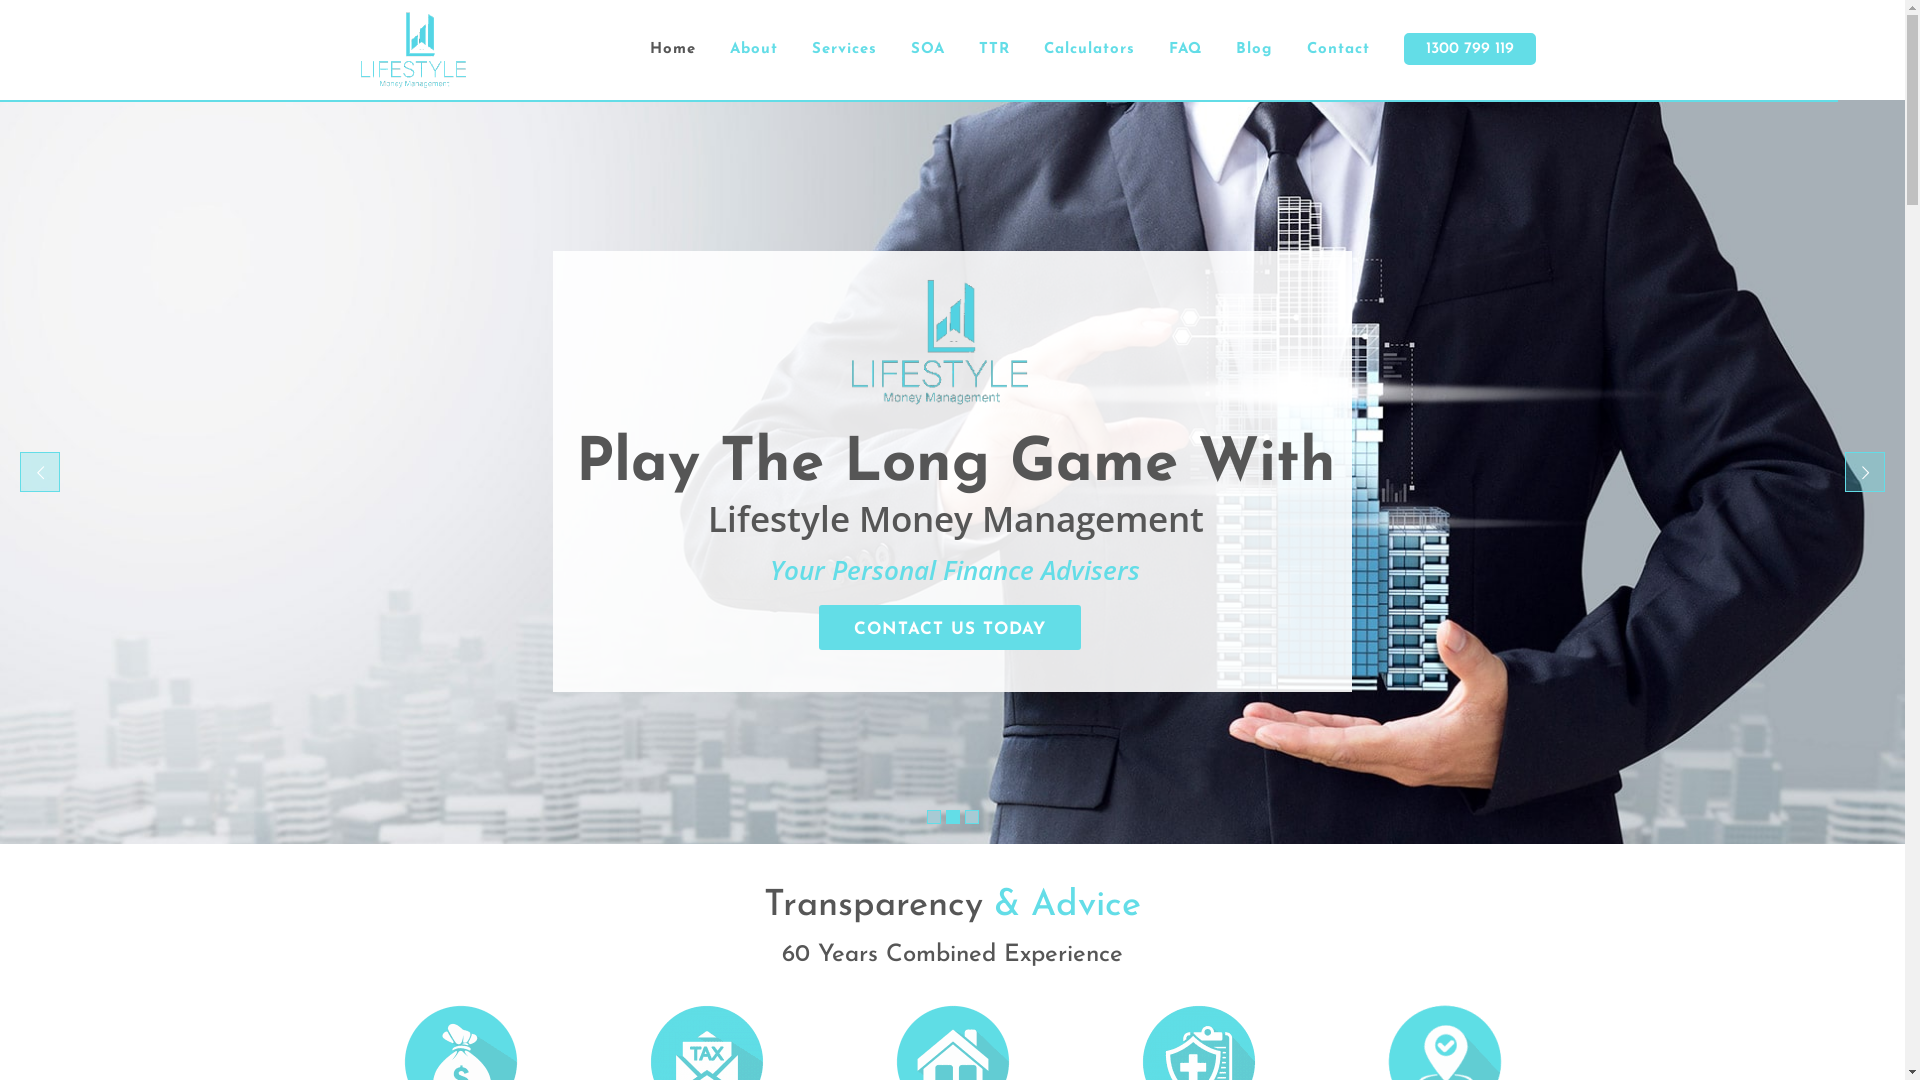 This screenshot has width=1920, height=1080. What do you see at coordinates (752, 49) in the screenshot?
I see `'About'` at bounding box center [752, 49].